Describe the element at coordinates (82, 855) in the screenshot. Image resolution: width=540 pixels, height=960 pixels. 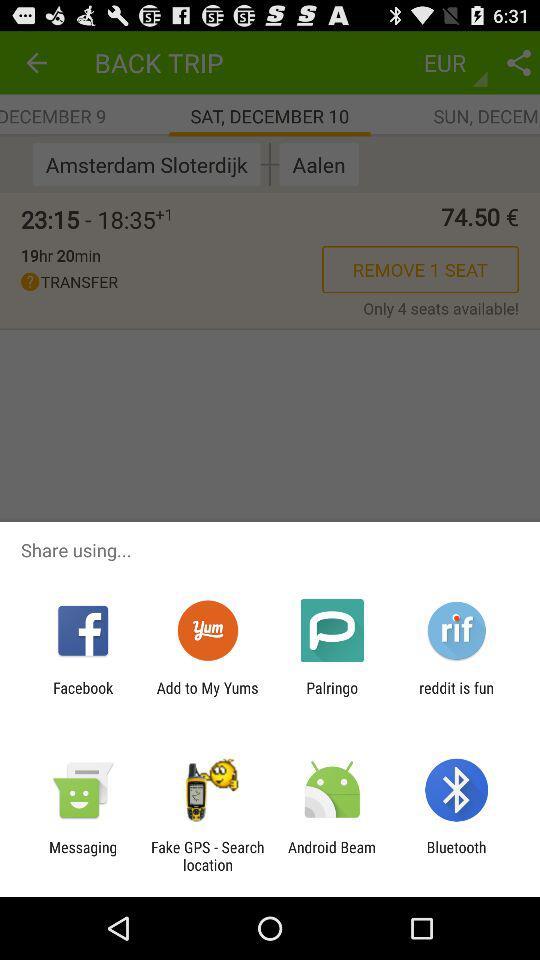
I see `the item next to the fake gps search` at that location.